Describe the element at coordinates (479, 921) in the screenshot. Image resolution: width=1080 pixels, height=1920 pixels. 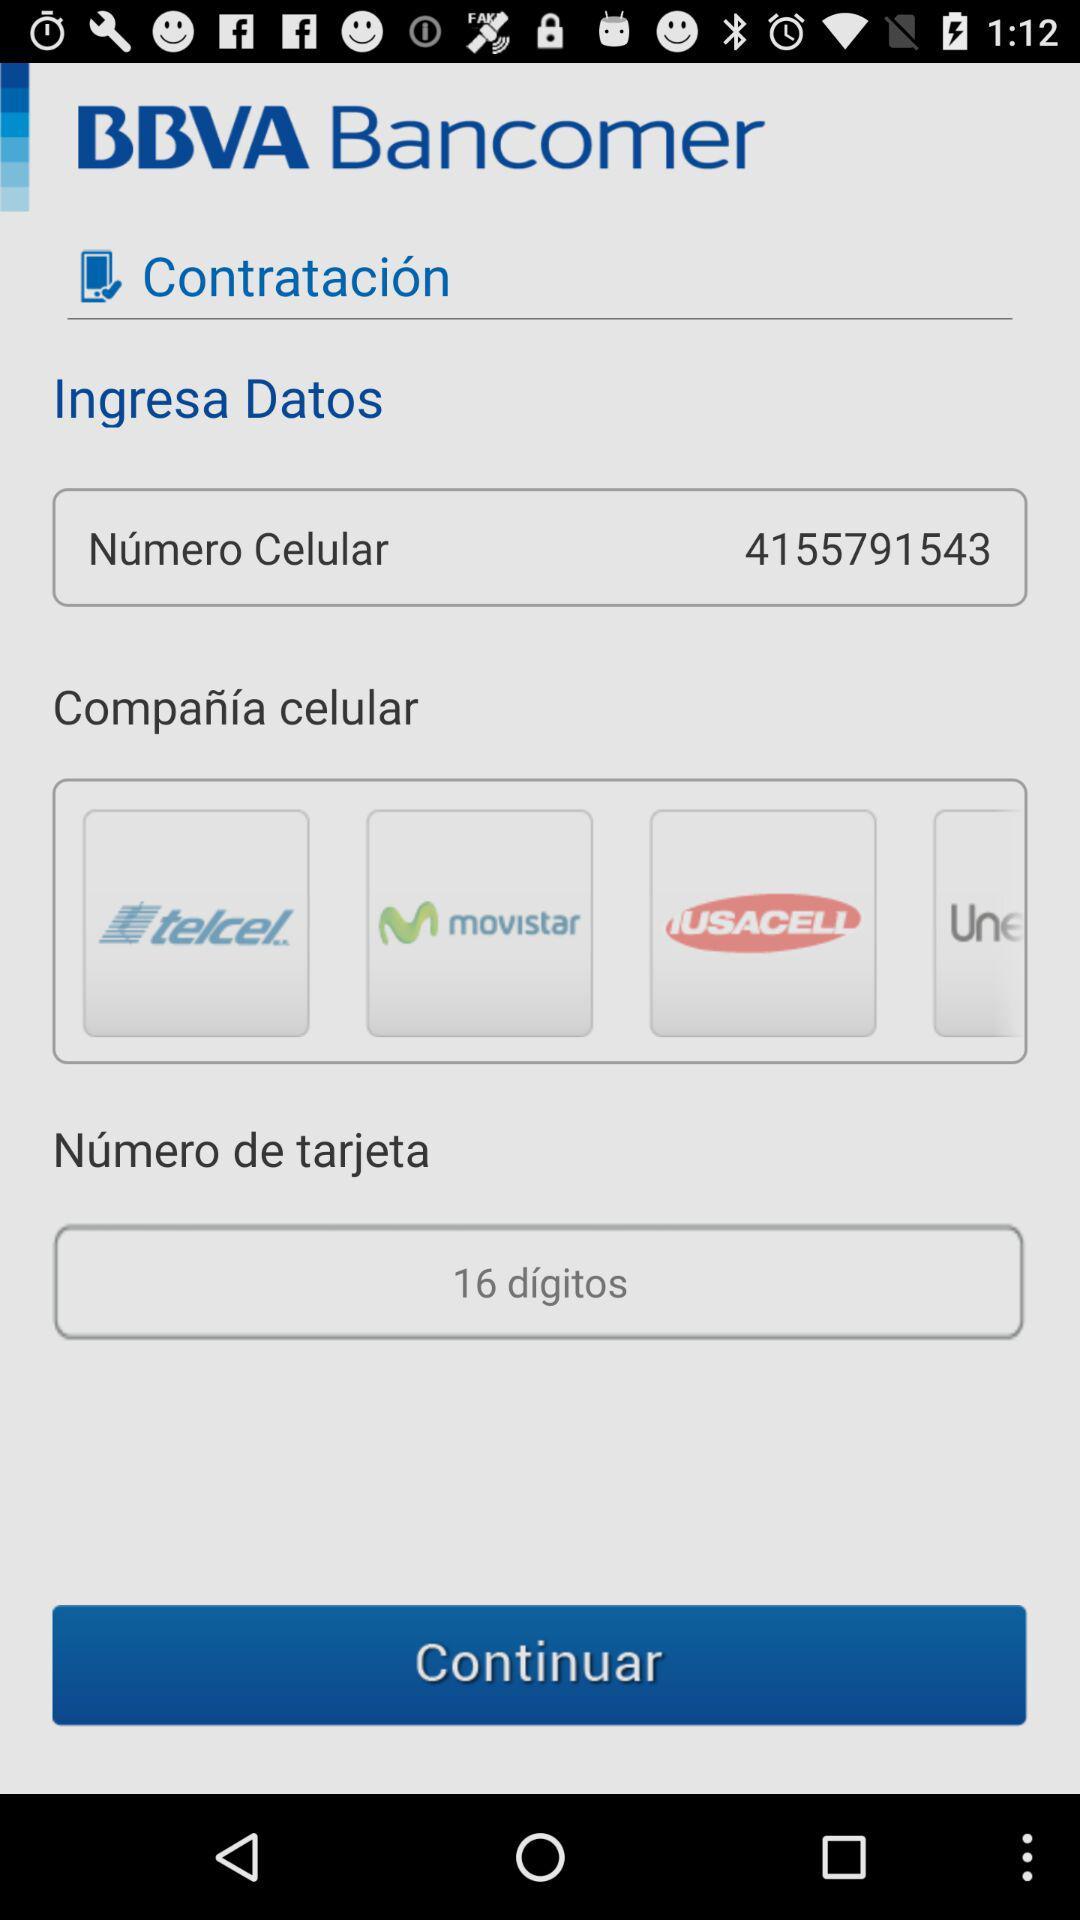
I see `cellular company` at that location.